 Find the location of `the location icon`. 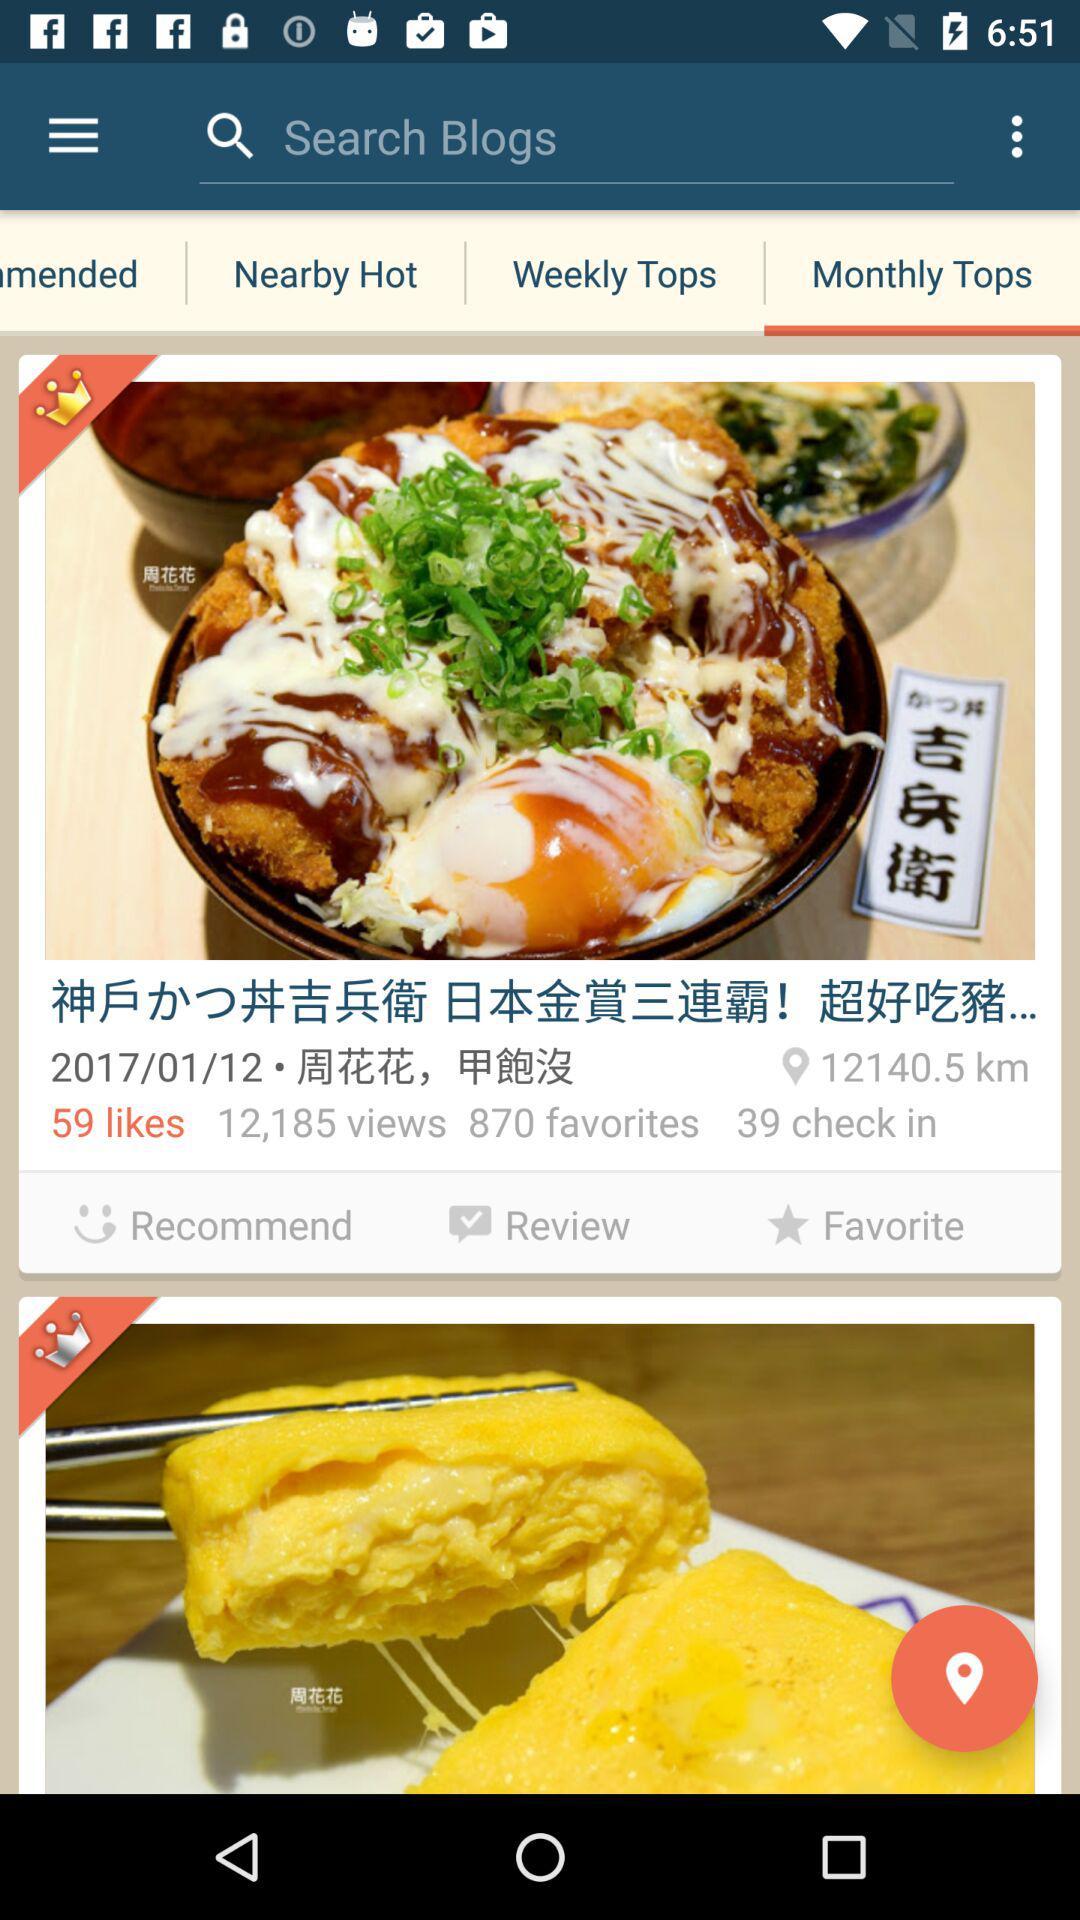

the location icon is located at coordinates (963, 1678).